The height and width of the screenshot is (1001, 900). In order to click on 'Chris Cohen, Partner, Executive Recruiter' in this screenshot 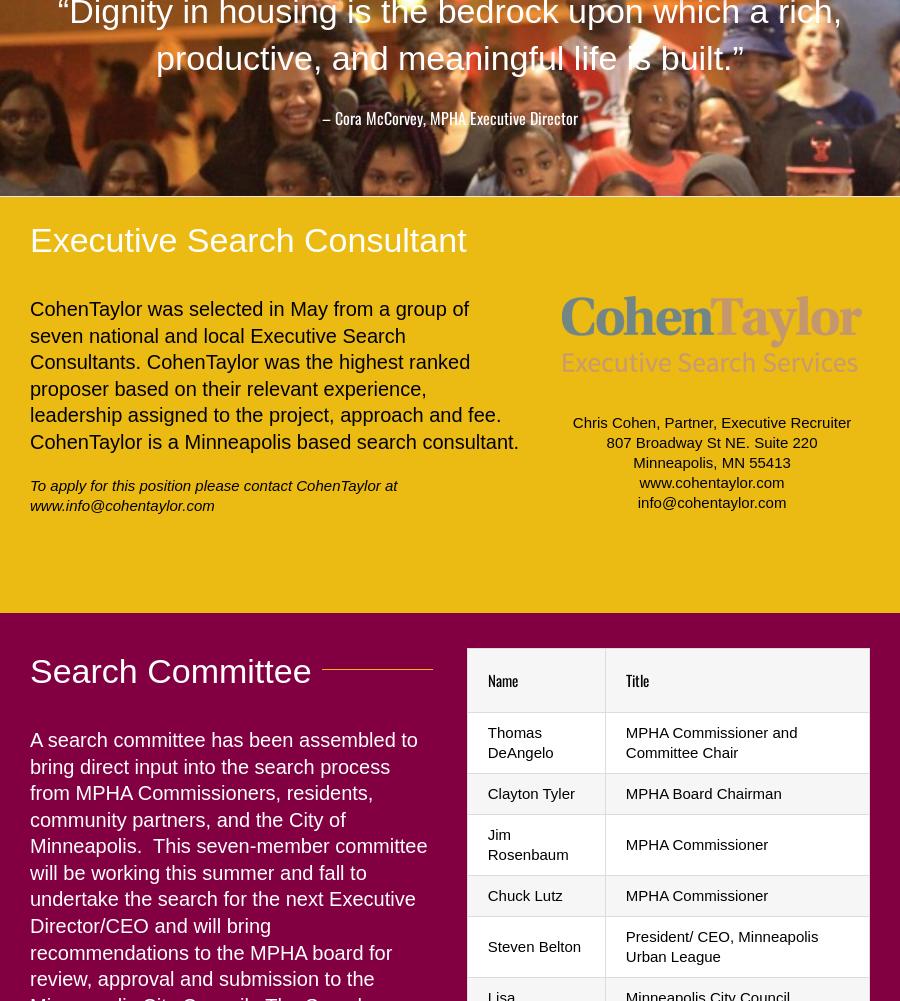, I will do `click(710, 421)`.